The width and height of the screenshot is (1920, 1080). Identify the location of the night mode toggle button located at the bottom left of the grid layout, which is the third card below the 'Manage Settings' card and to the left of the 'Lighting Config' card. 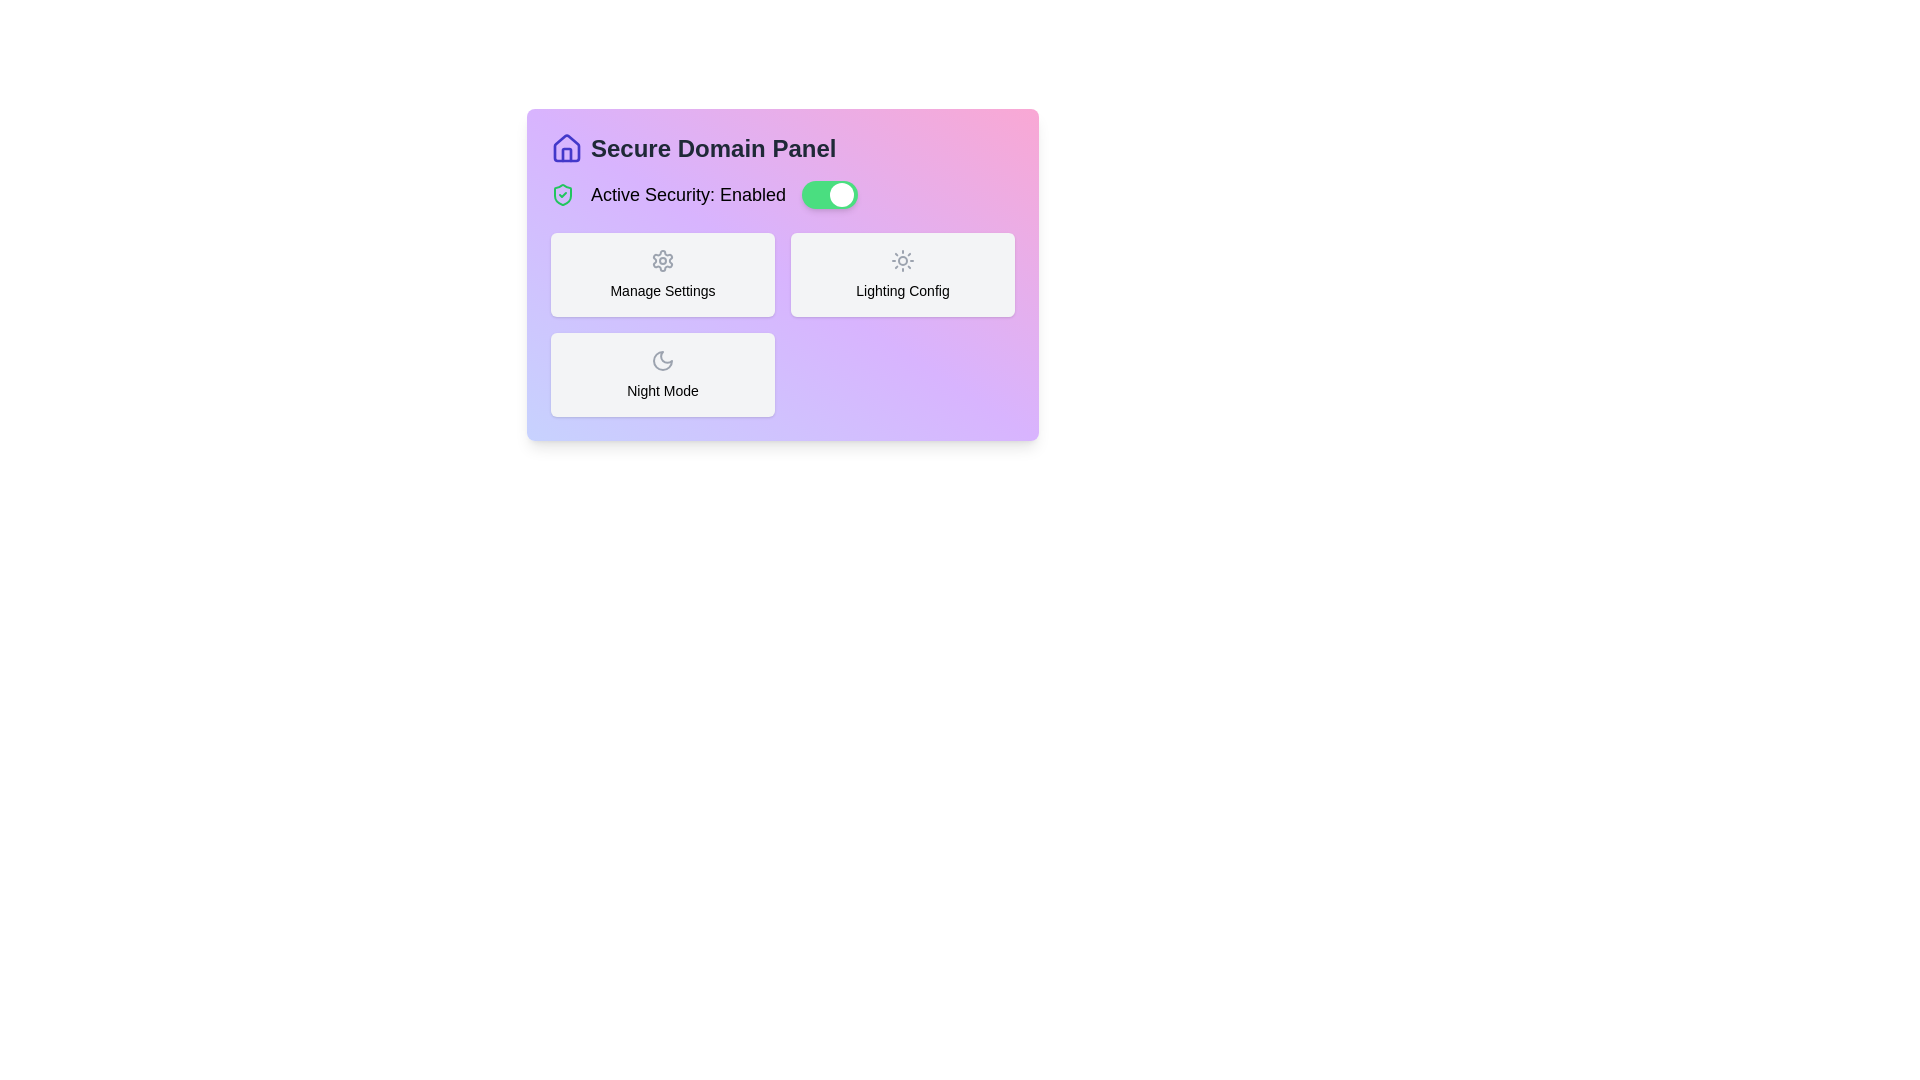
(662, 374).